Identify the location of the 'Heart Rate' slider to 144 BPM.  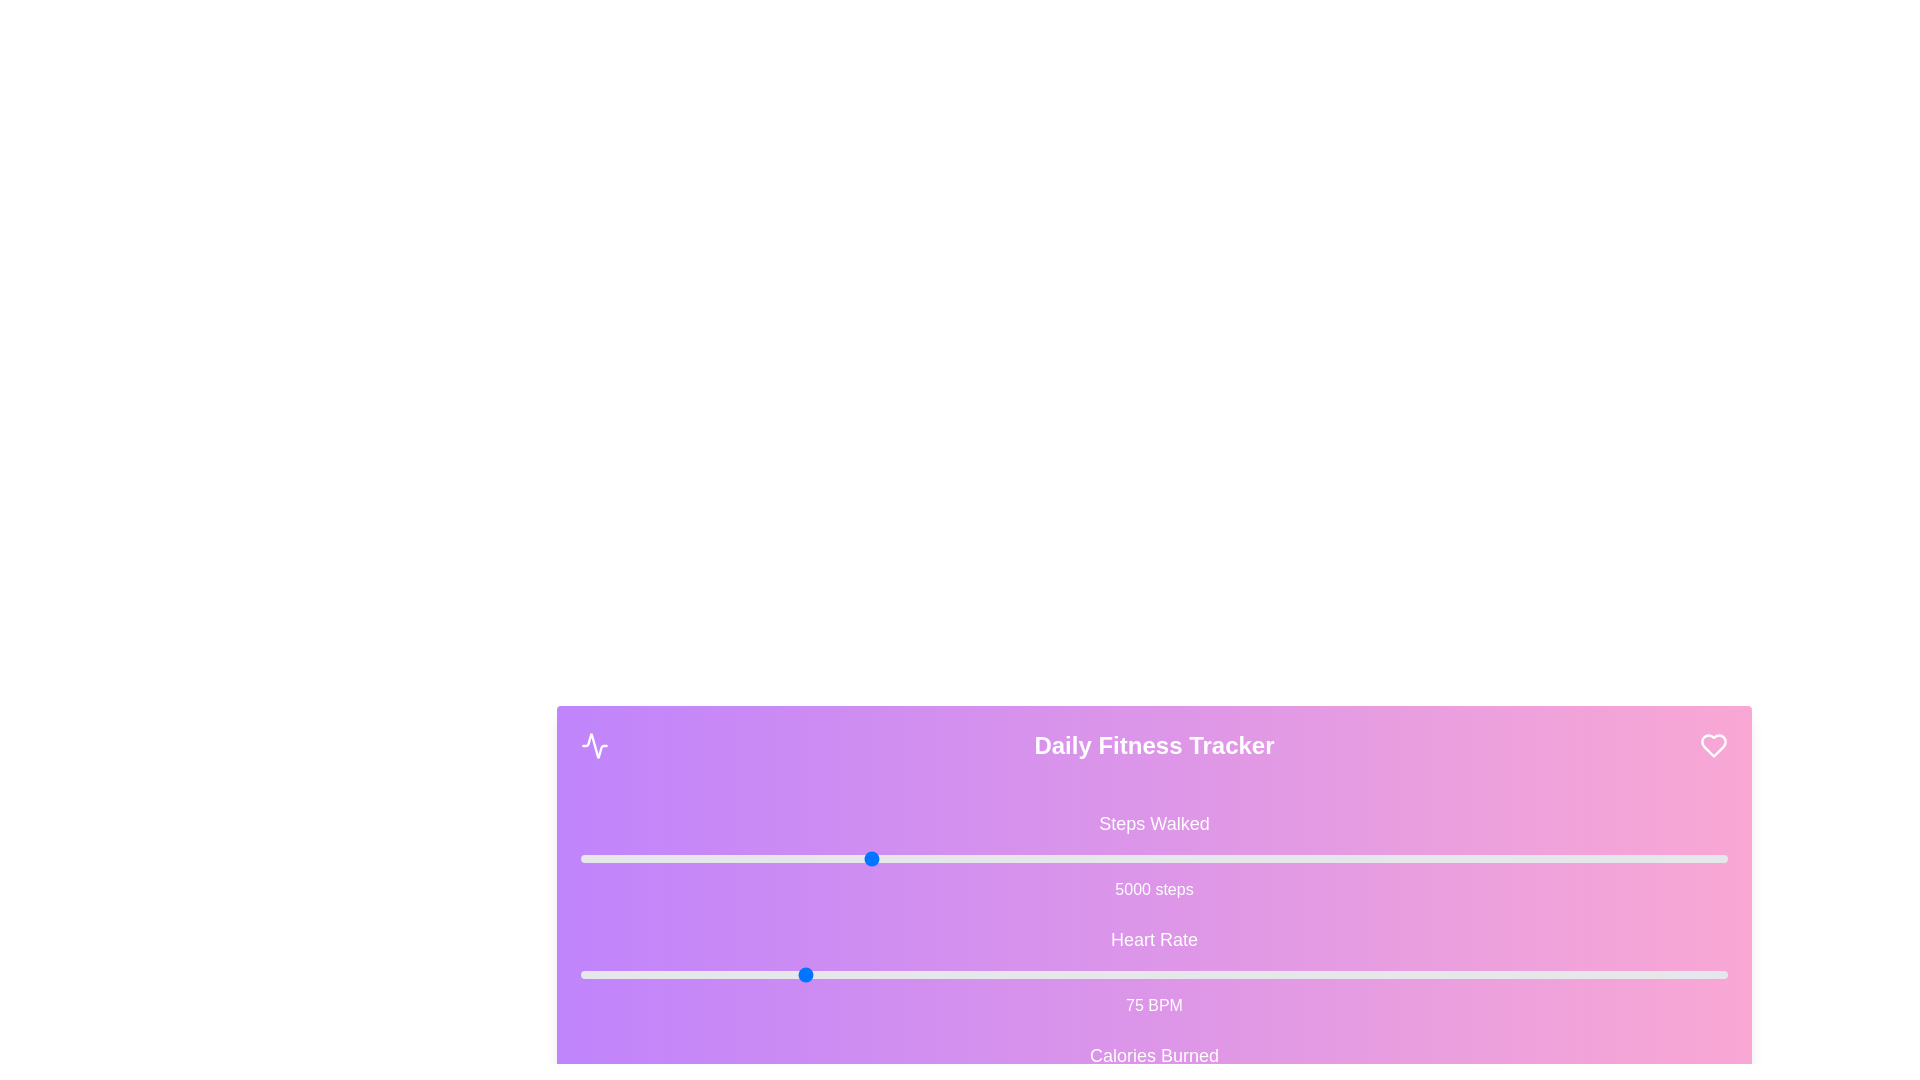
(1409, 974).